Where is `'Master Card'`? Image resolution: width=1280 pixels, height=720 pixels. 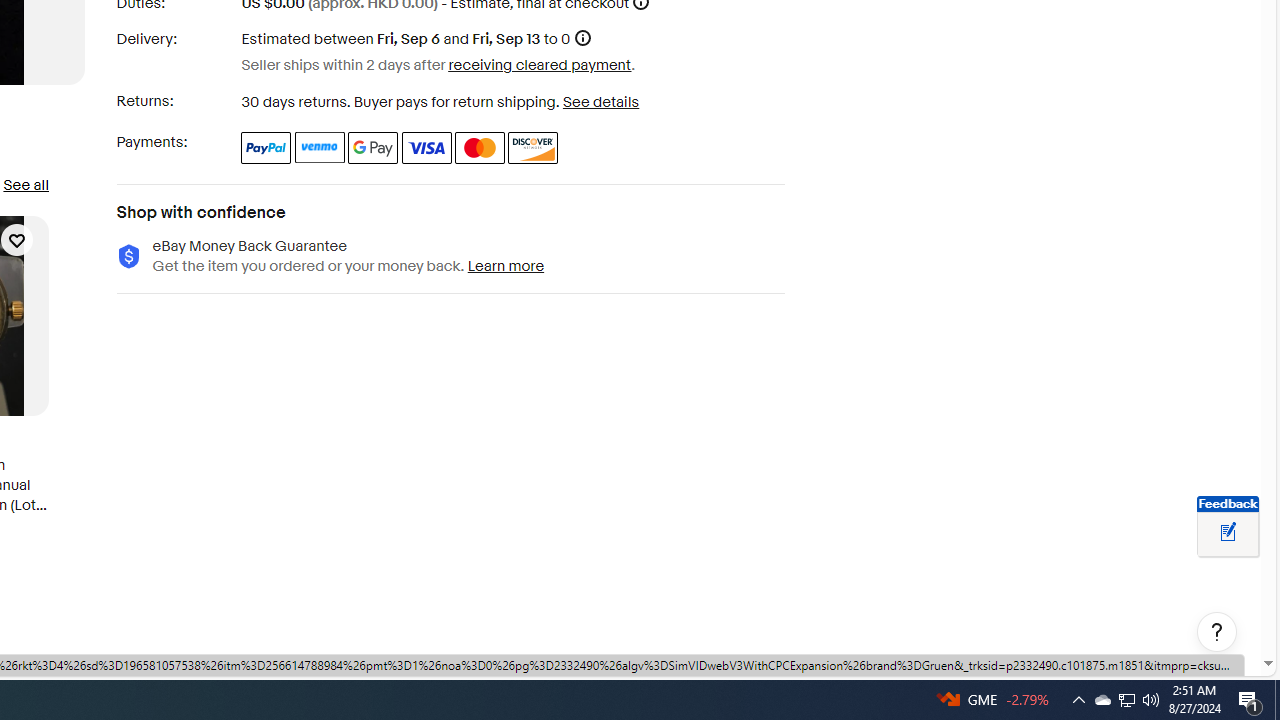
'Master Card' is located at coordinates (480, 146).